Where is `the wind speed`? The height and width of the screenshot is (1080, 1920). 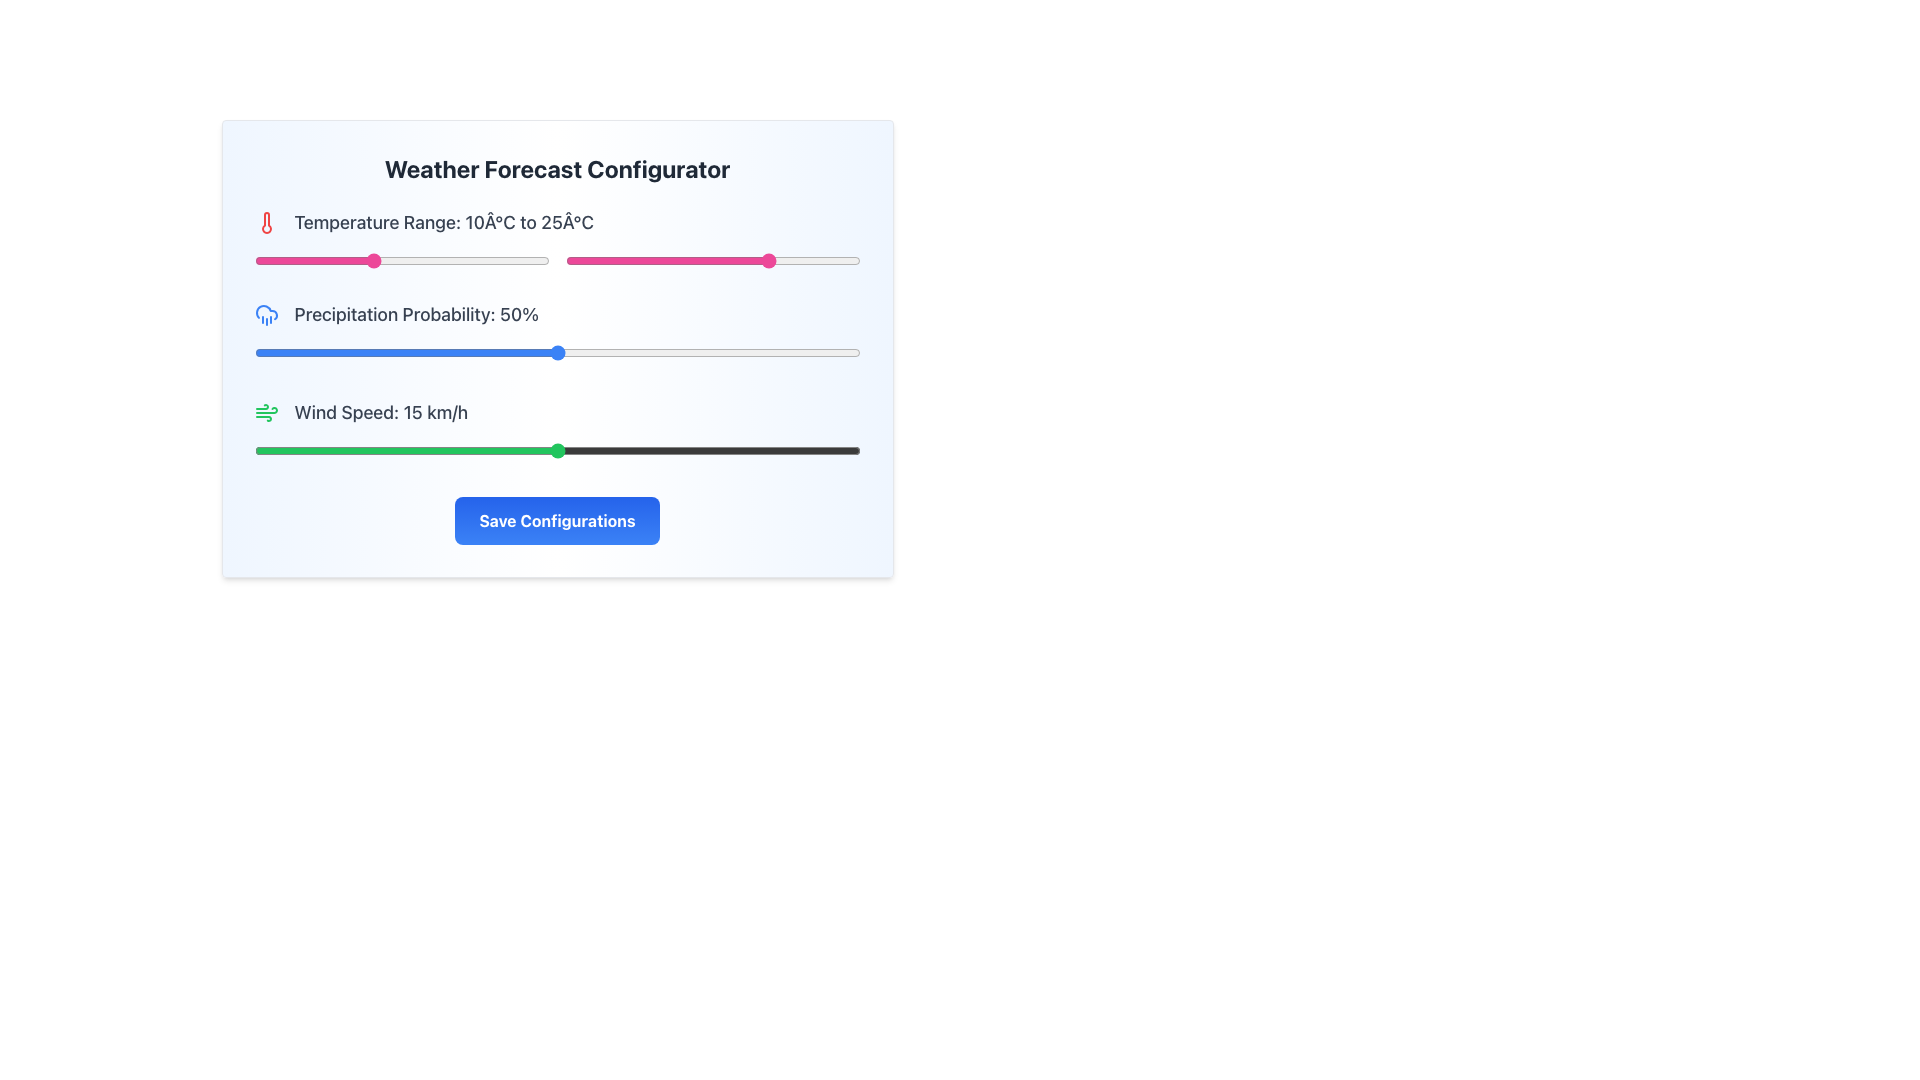
the wind speed is located at coordinates (596, 451).